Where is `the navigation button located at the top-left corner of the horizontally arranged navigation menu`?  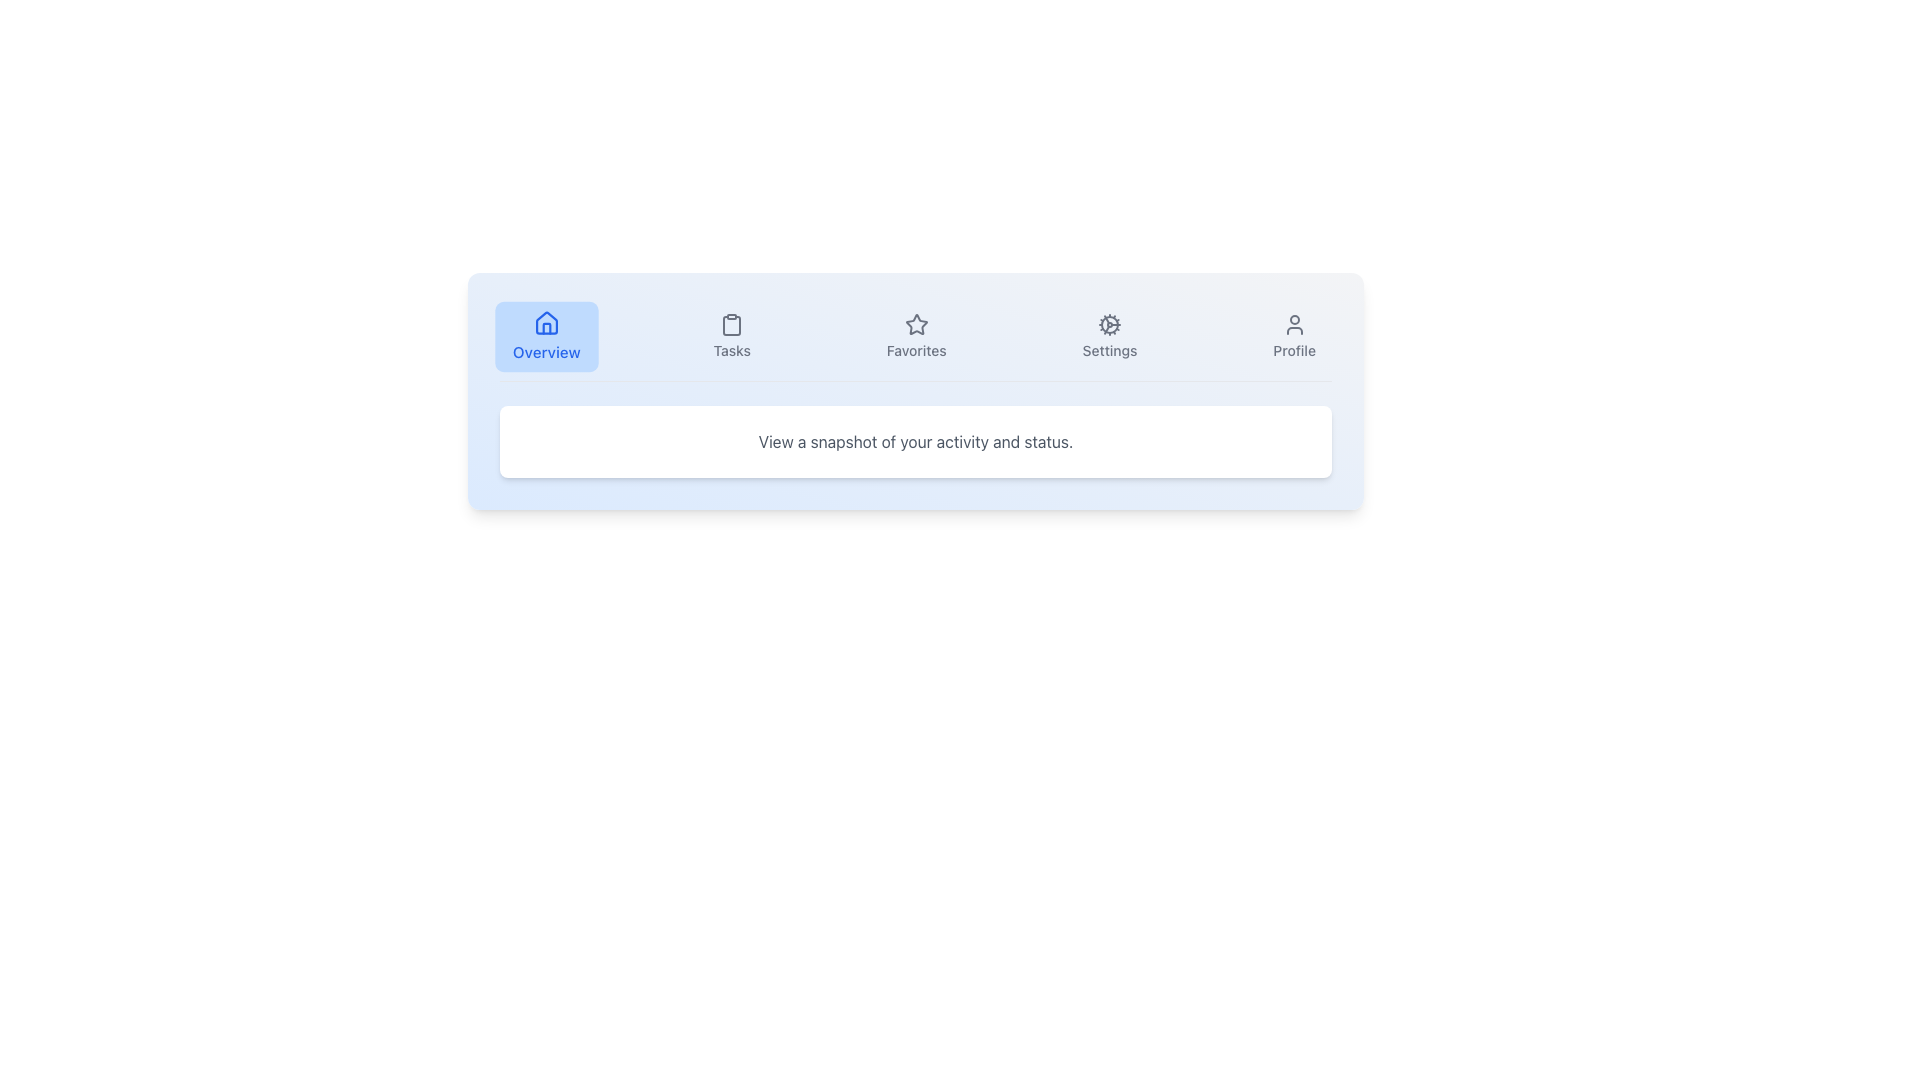
the navigation button located at the top-left corner of the horizontally arranged navigation menu is located at coordinates (546, 335).